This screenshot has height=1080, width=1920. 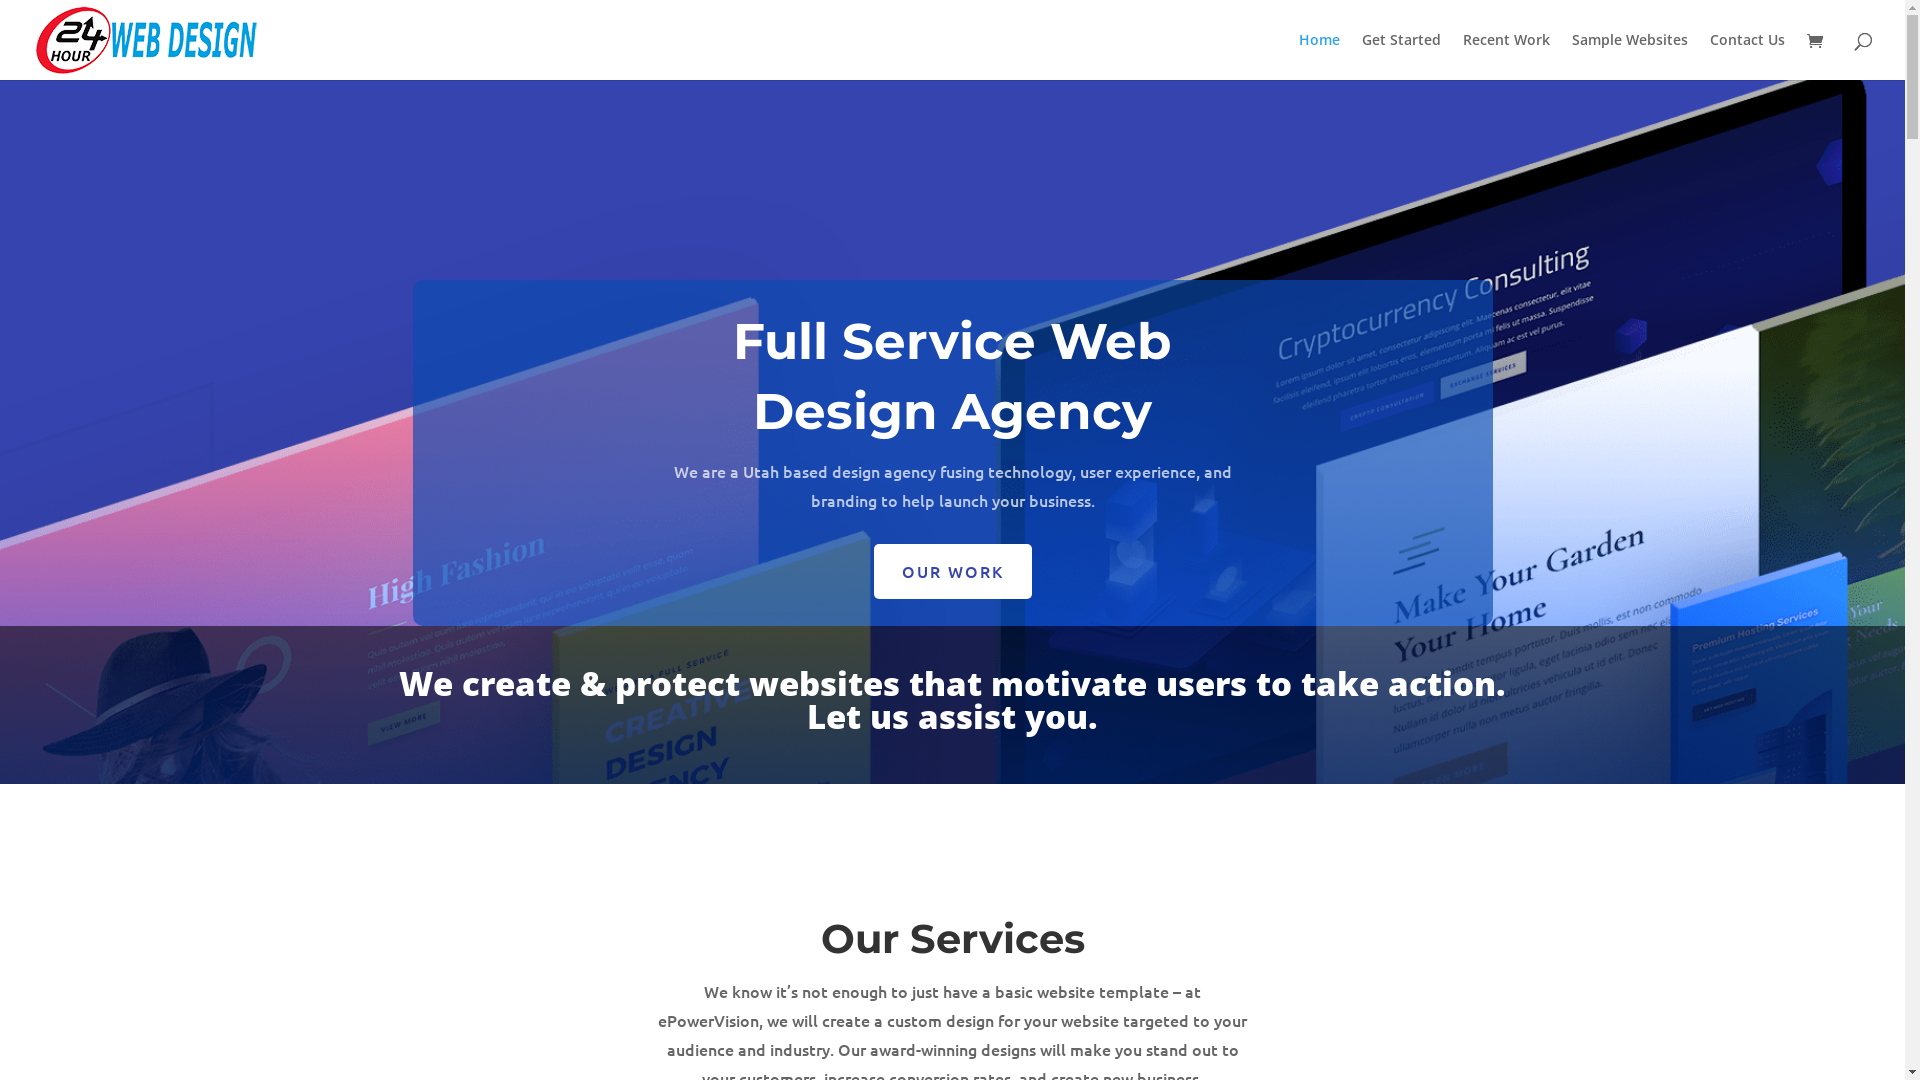 What do you see at coordinates (952, 571) in the screenshot?
I see `'OUR WORK'` at bounding box center [952, 571].